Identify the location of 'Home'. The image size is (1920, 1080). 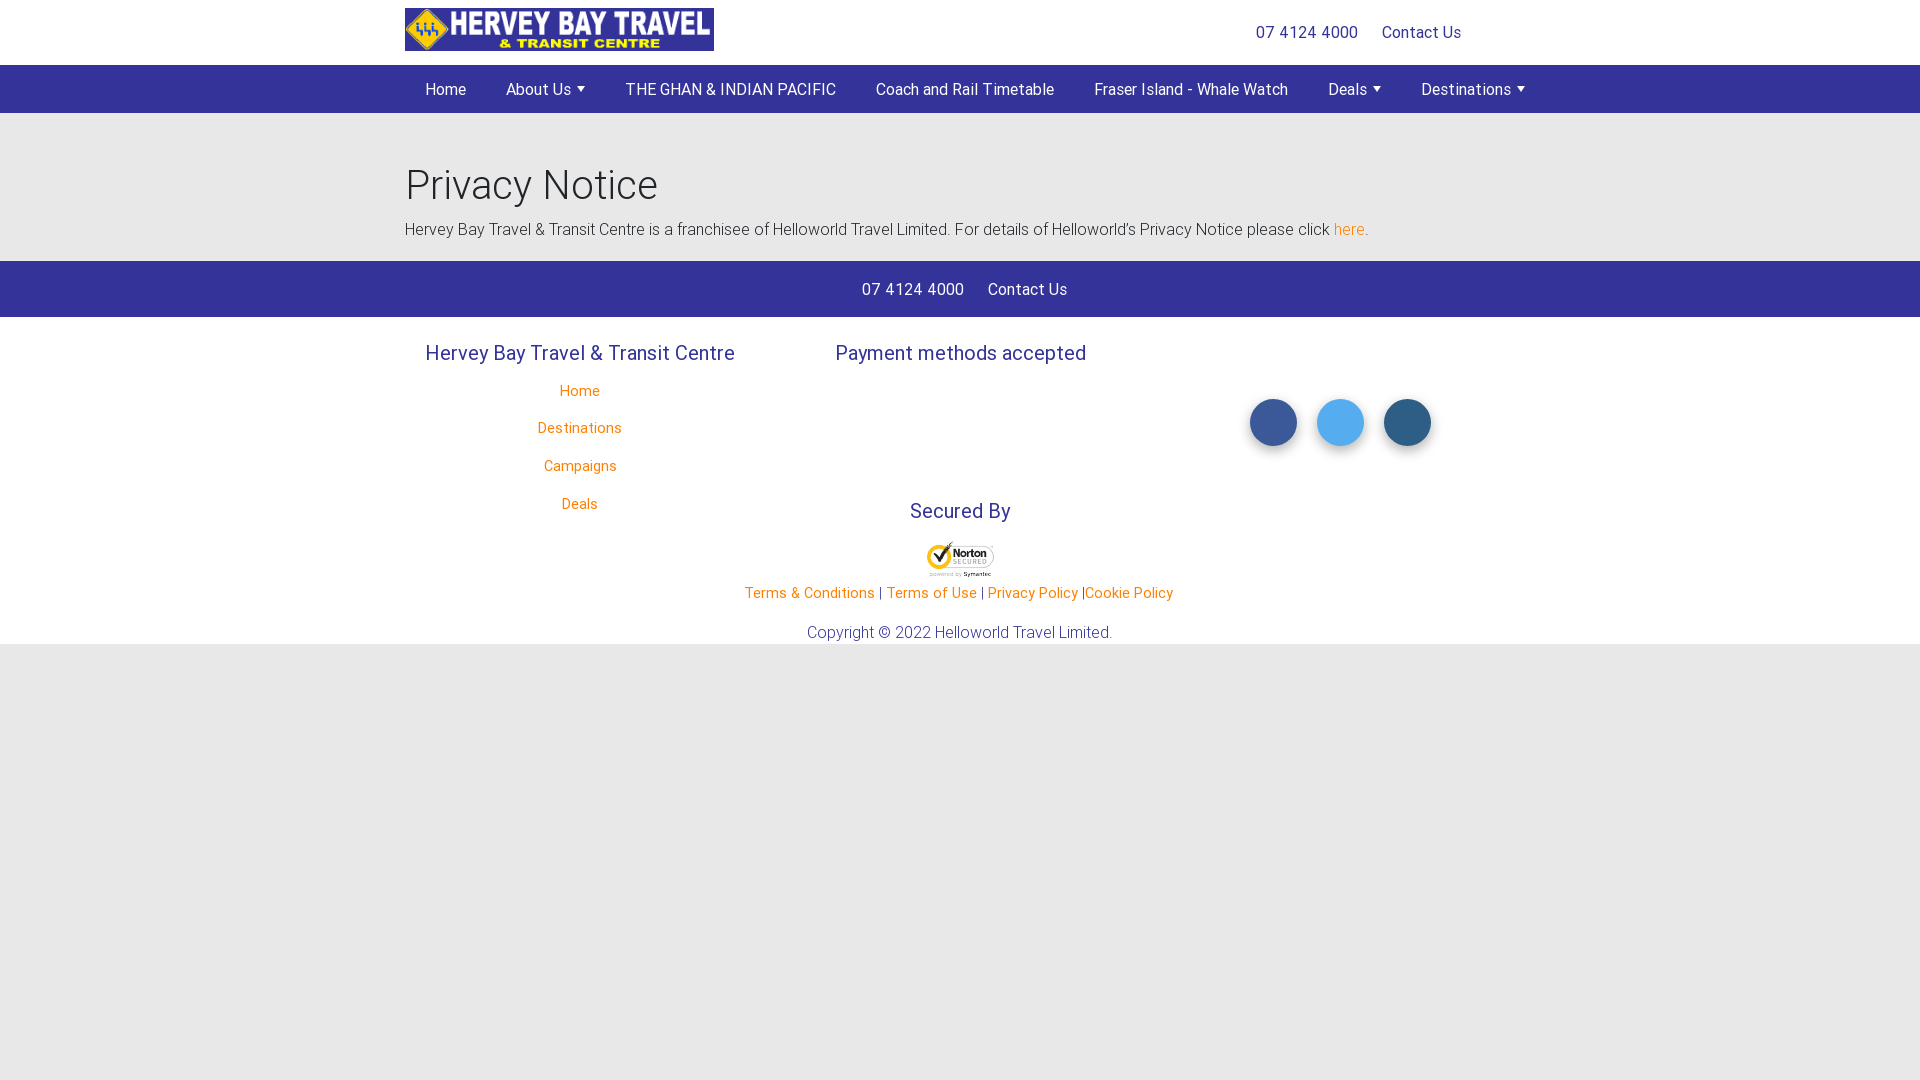
(579, 392).